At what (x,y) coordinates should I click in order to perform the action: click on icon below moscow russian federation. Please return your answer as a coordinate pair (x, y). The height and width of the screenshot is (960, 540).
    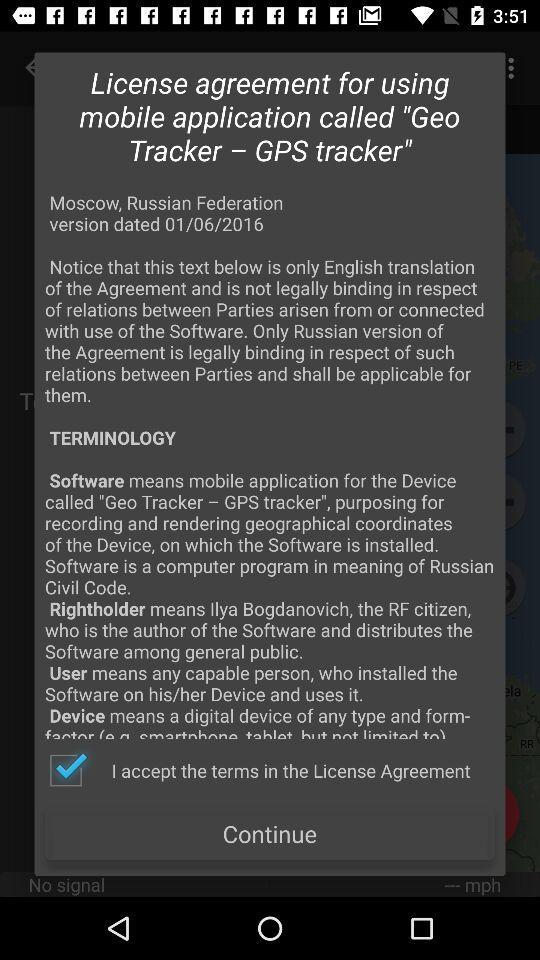
    Looking at the image, I should click on (259, 769).